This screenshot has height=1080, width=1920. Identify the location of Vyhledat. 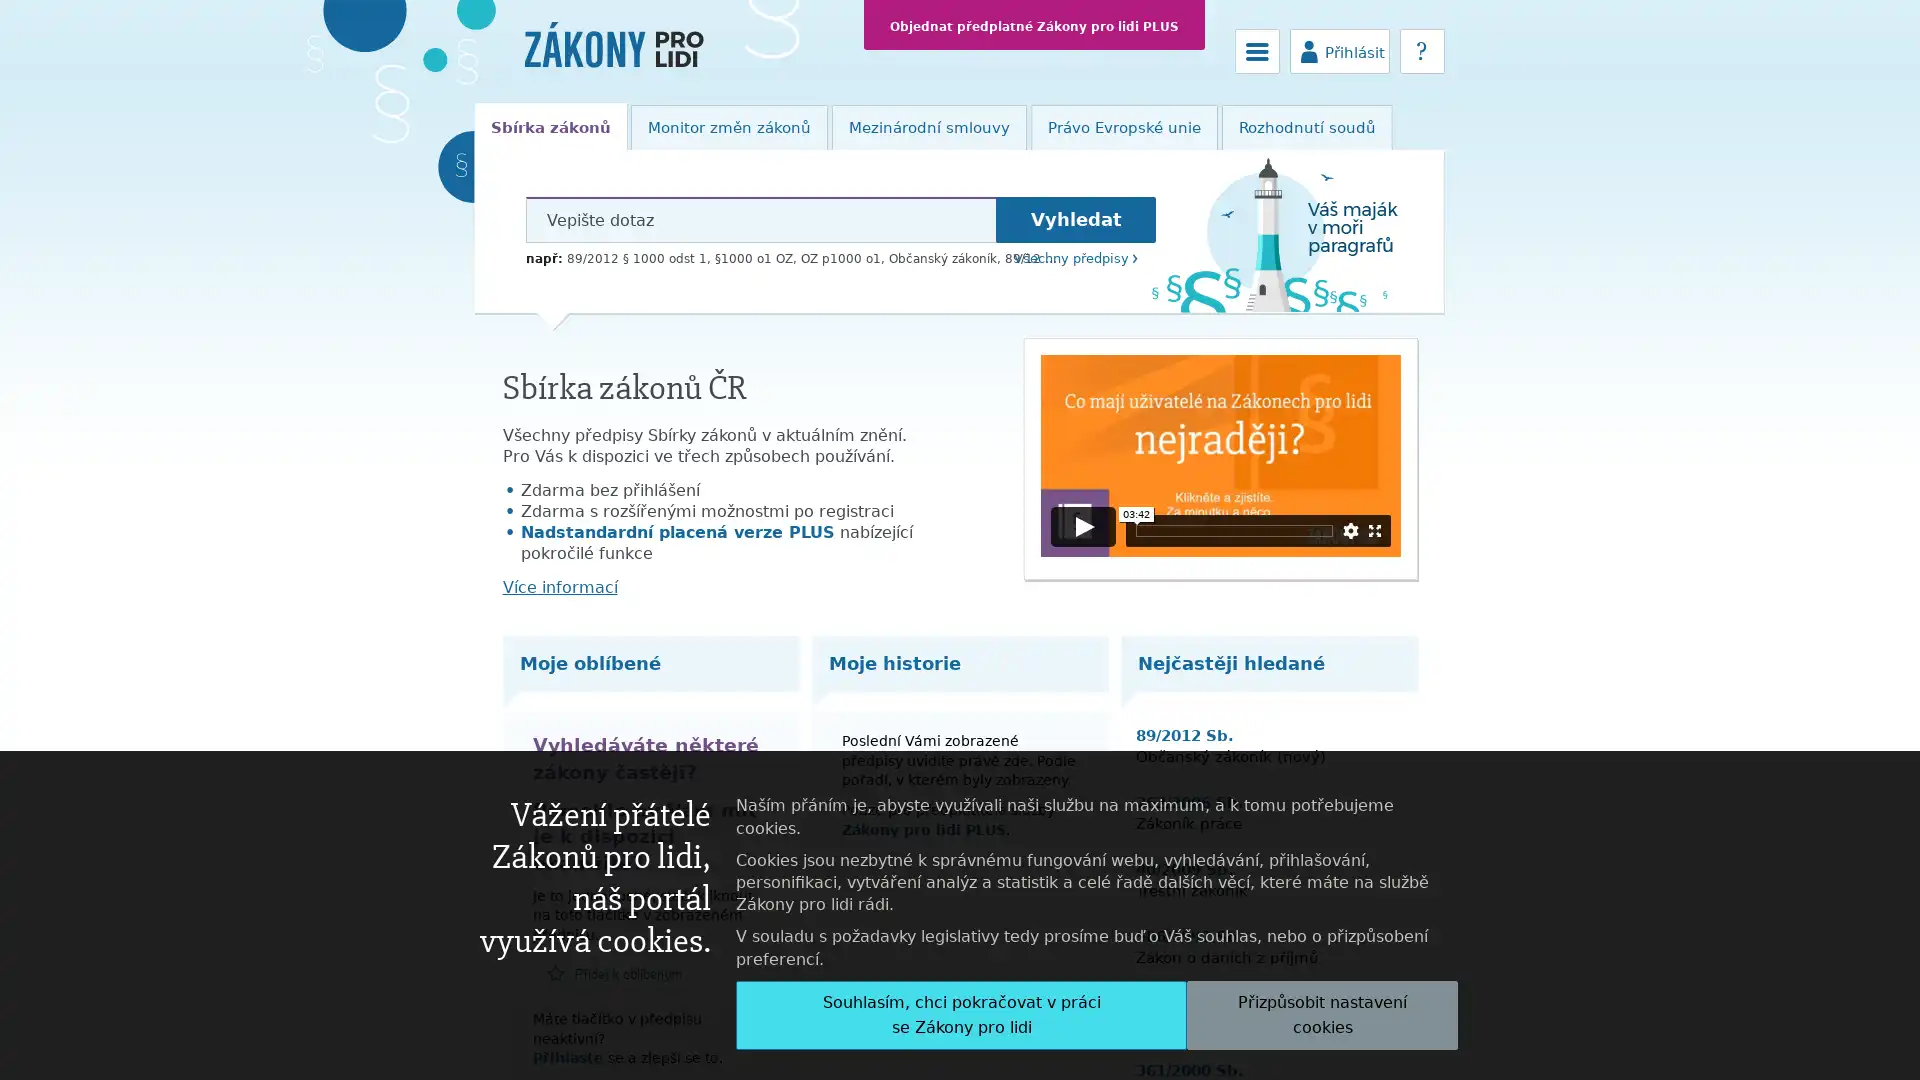
(1074, 219).